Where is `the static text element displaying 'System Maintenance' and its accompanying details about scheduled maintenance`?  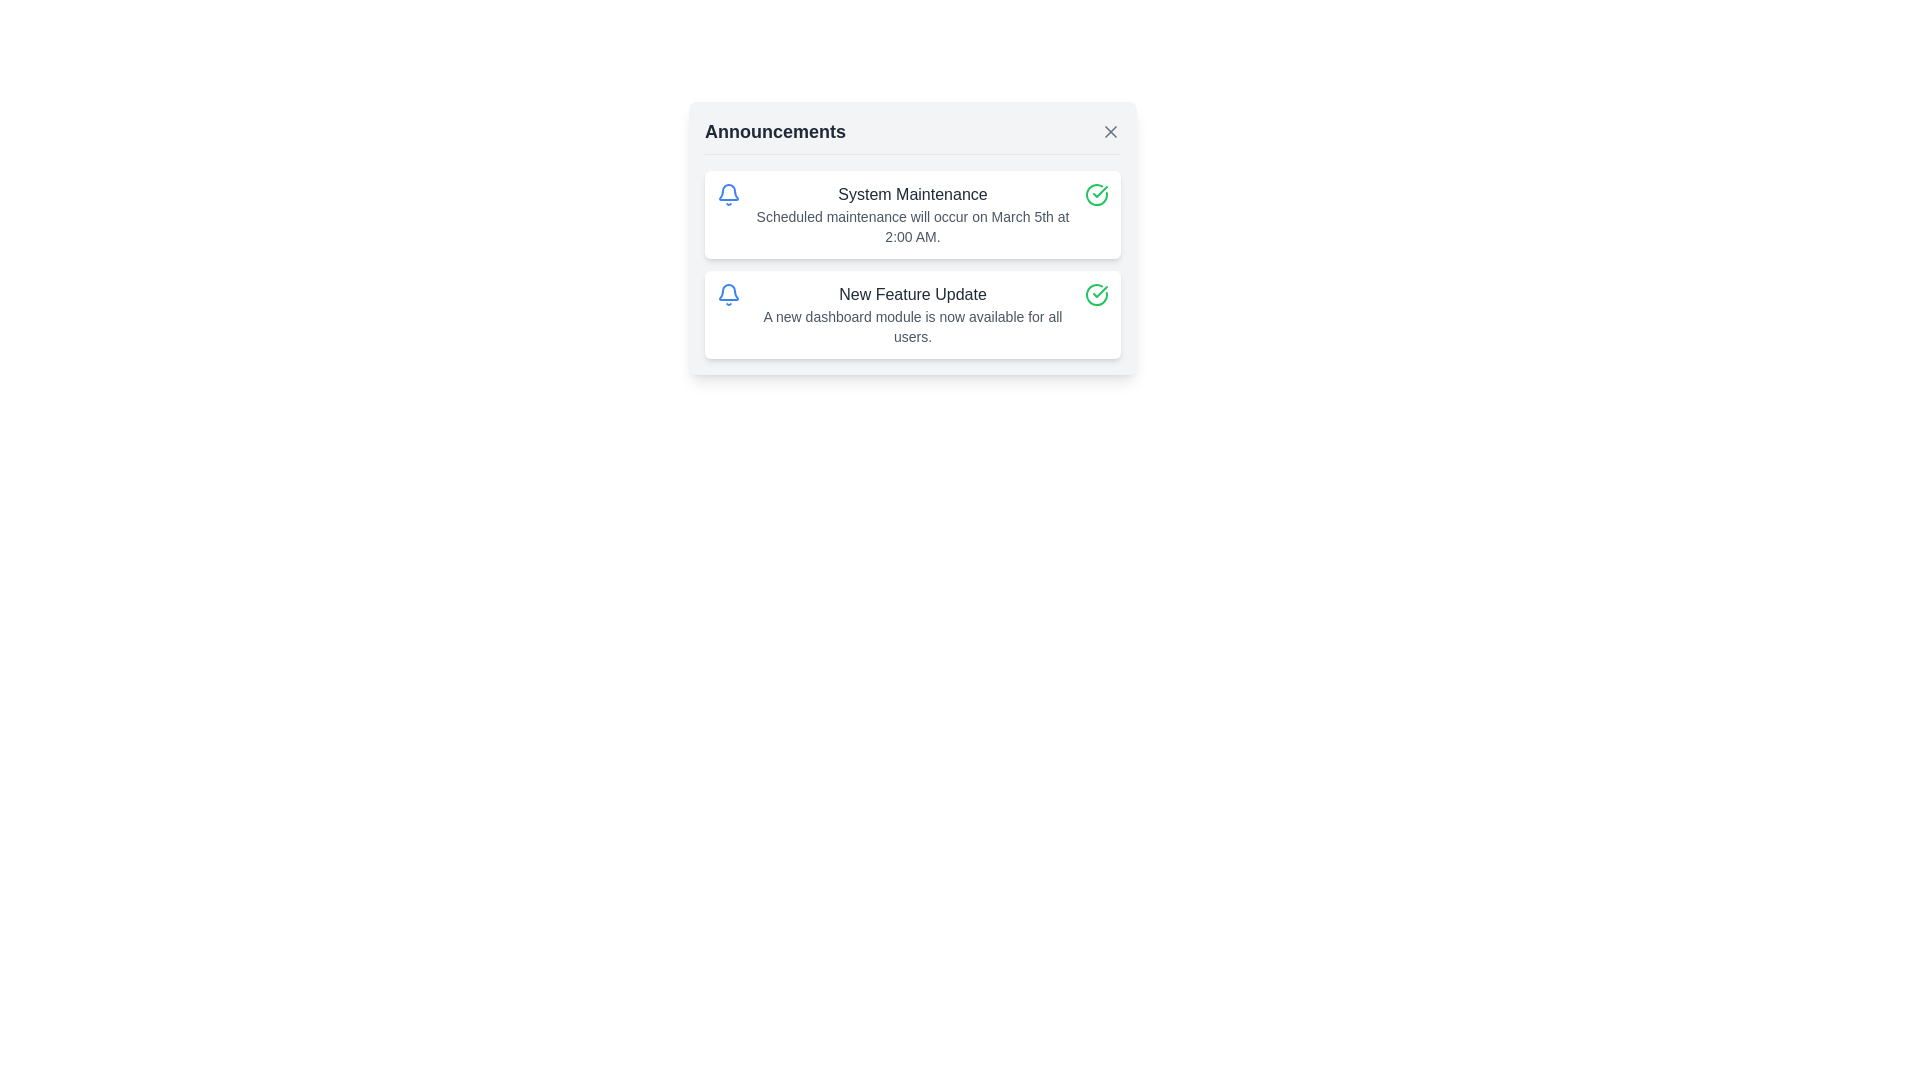 the static text element displaying 'System Maintenance' and its accompanying details about scheduled maintenance is located at coordinates (911, 215).